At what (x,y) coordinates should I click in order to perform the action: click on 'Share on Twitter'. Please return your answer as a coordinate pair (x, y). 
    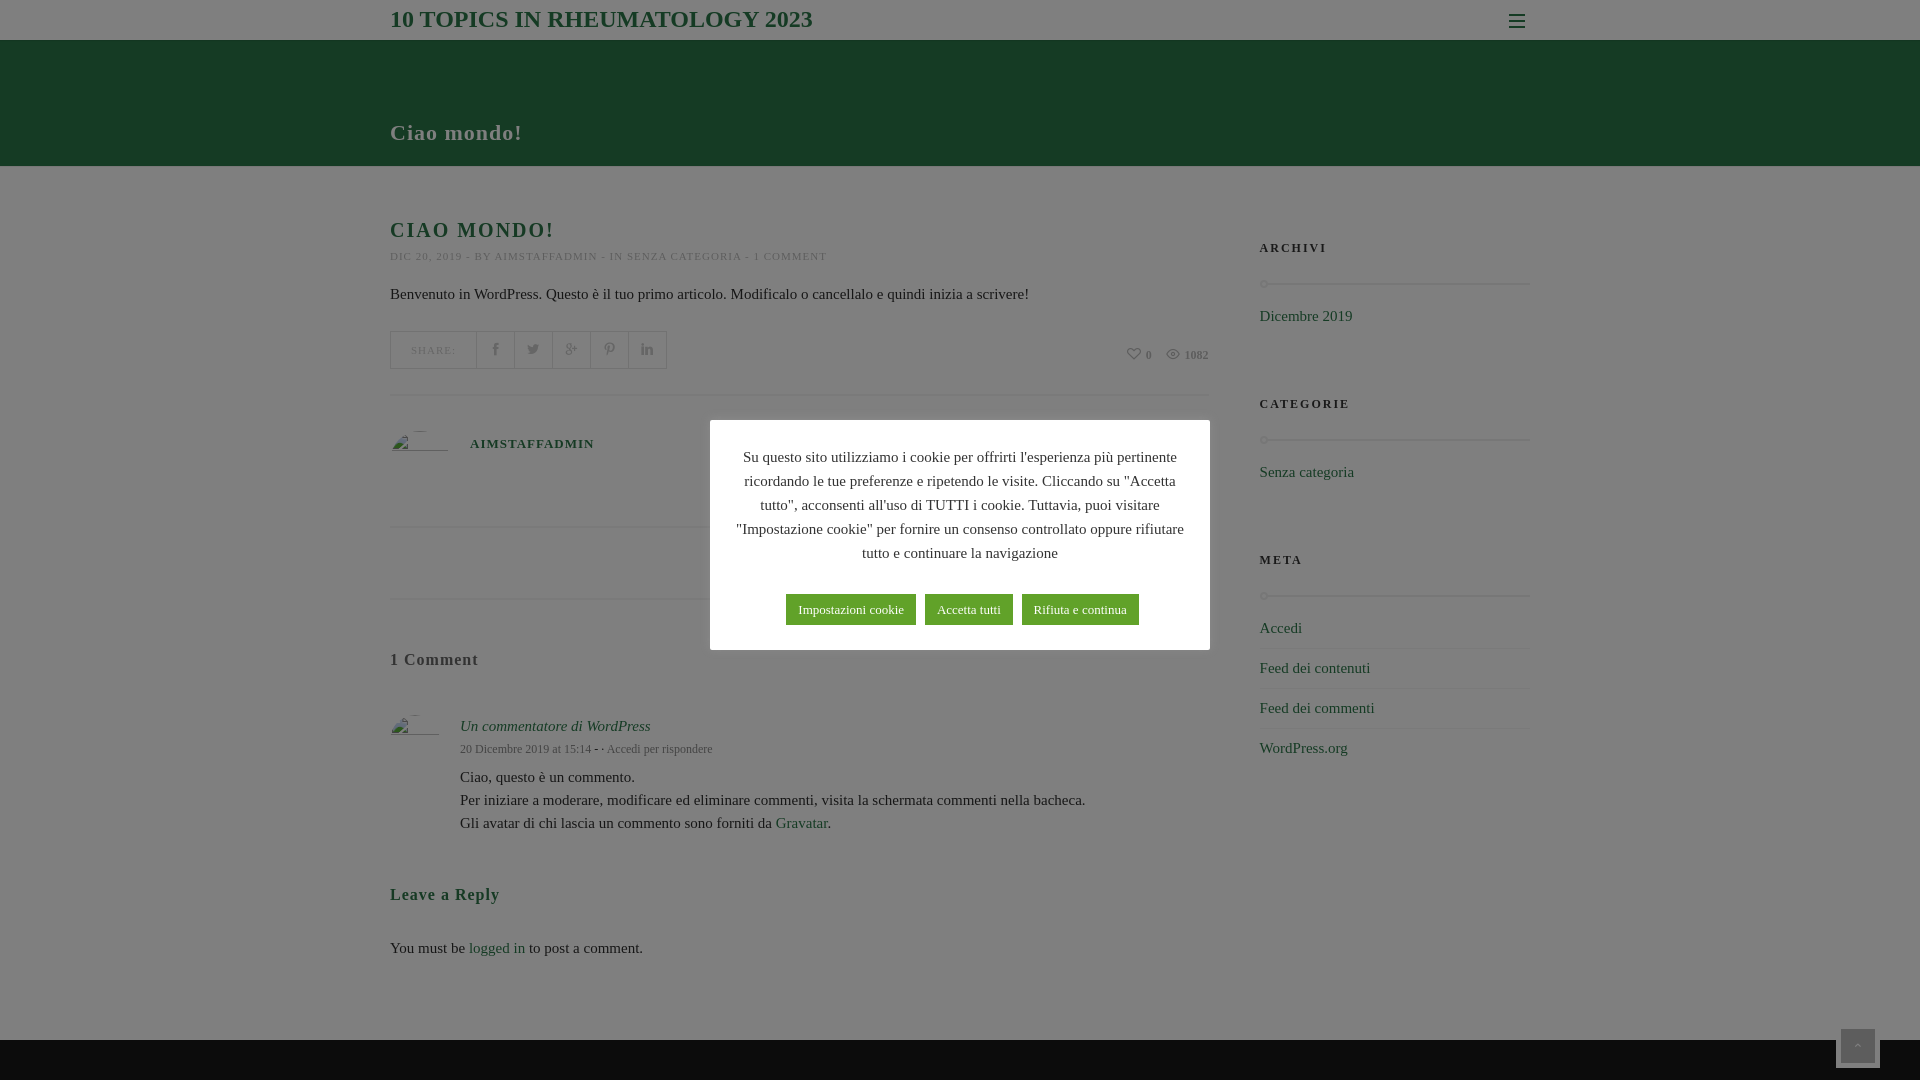
    Looking at the image, I should click on (514, 349).